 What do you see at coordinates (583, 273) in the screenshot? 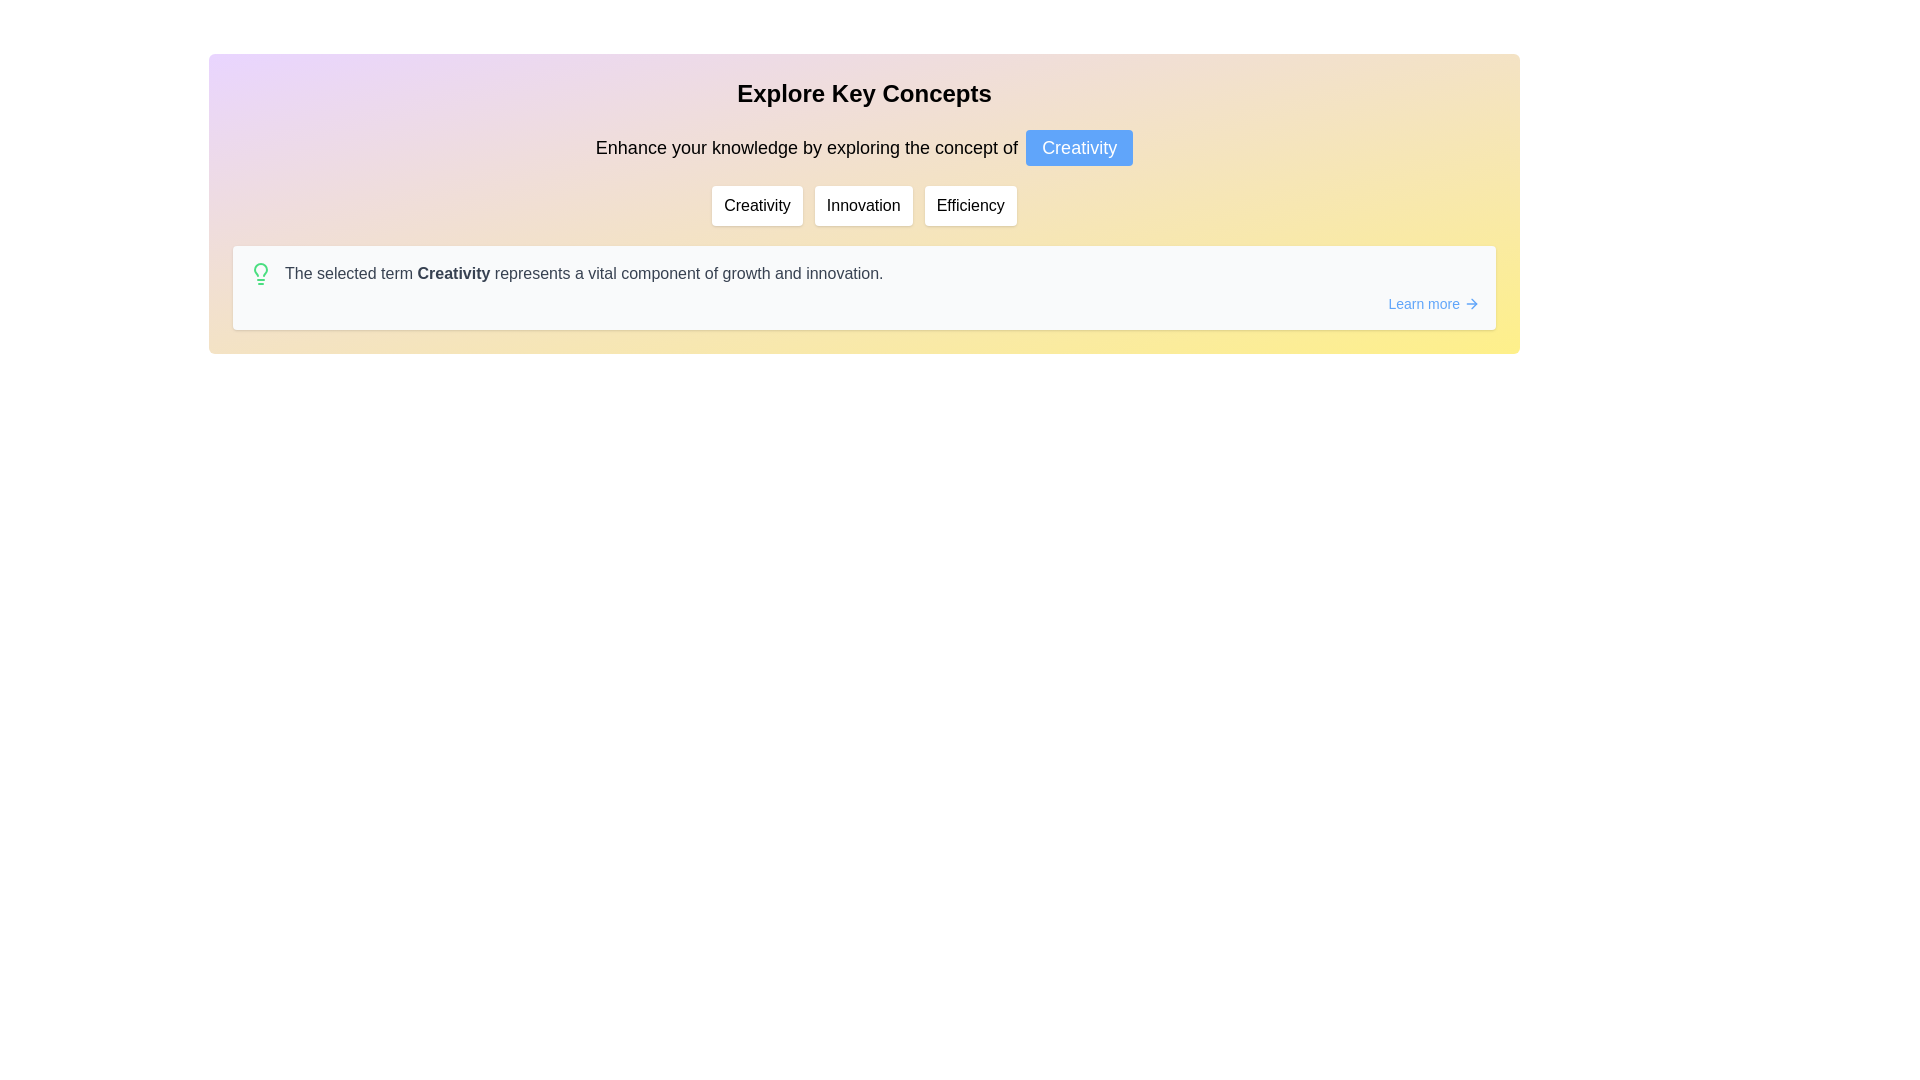
I see `the Text Label that explains the significance of 'Creativity', positioned to the right of a lightbulb icon in a white section below the header` at bounding box center [583, 273].